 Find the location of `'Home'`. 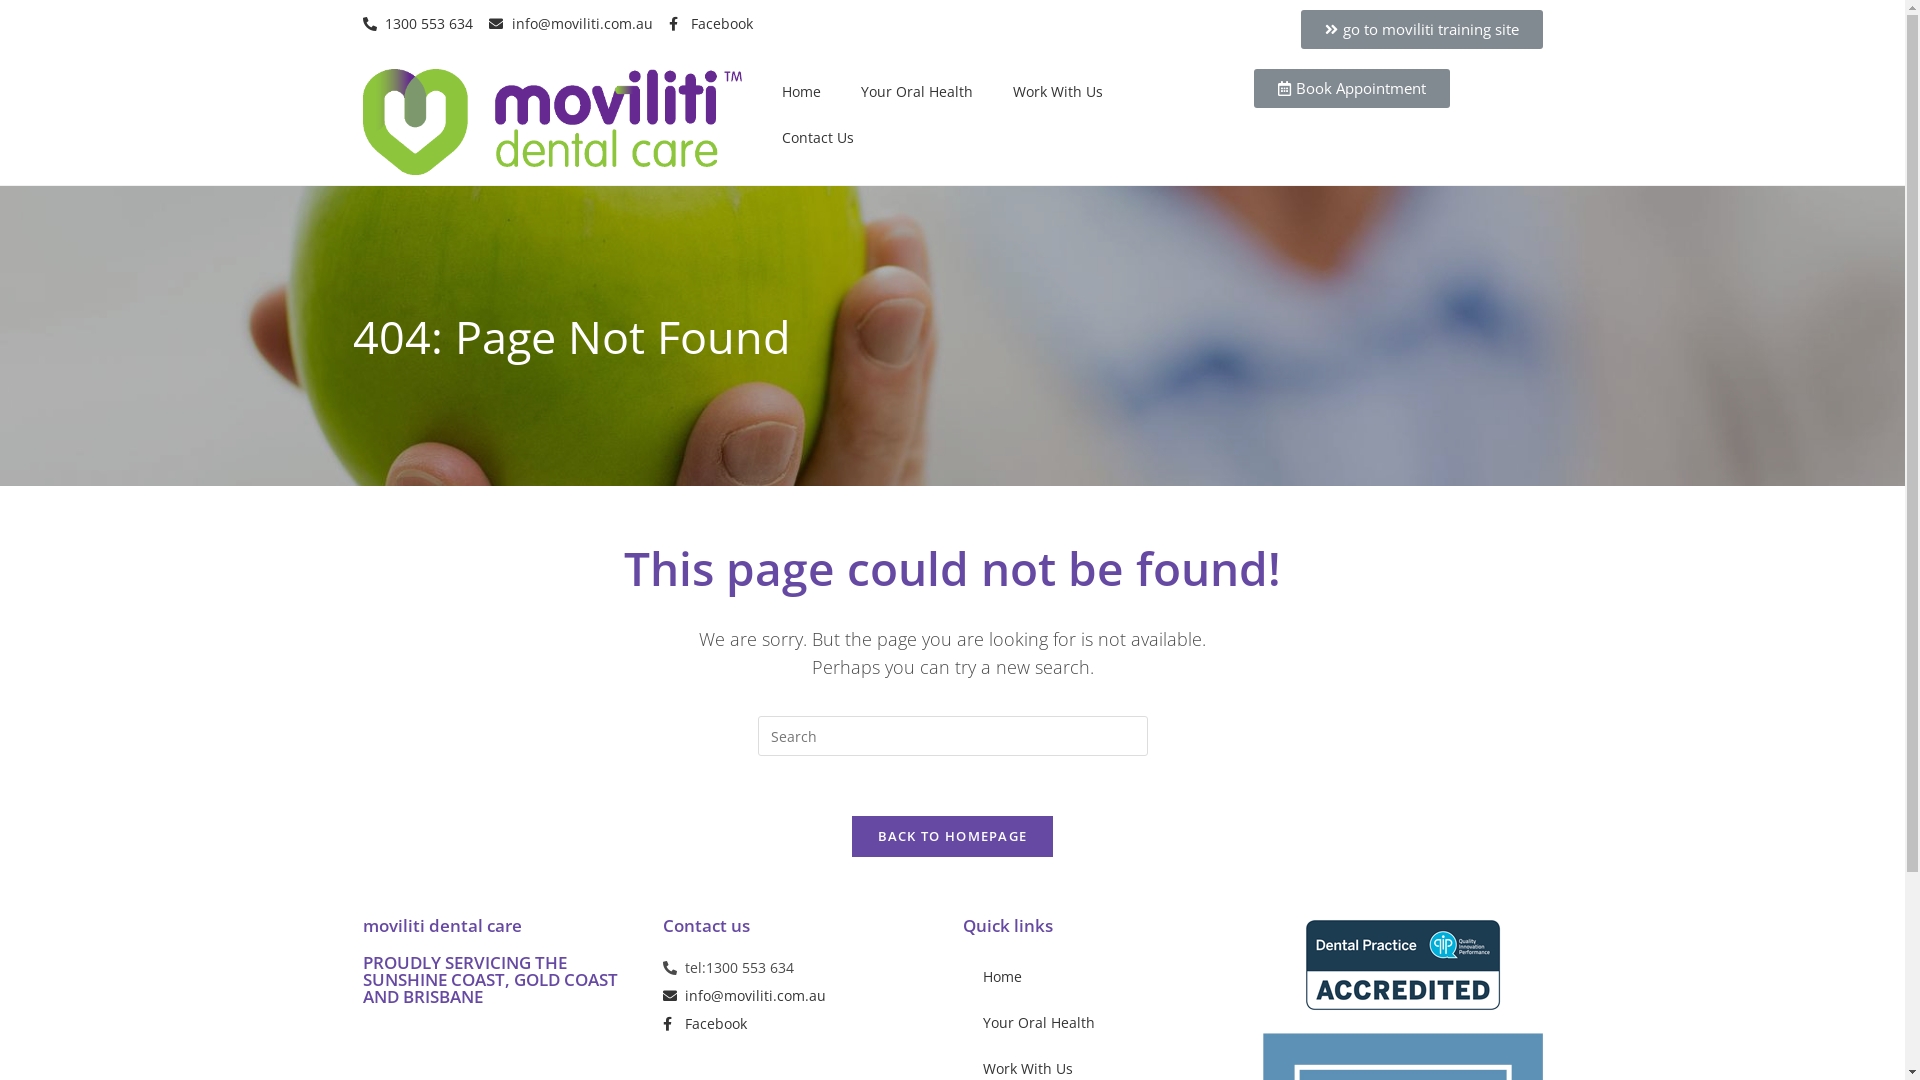

'Home' is located at coordinates (961, 975).